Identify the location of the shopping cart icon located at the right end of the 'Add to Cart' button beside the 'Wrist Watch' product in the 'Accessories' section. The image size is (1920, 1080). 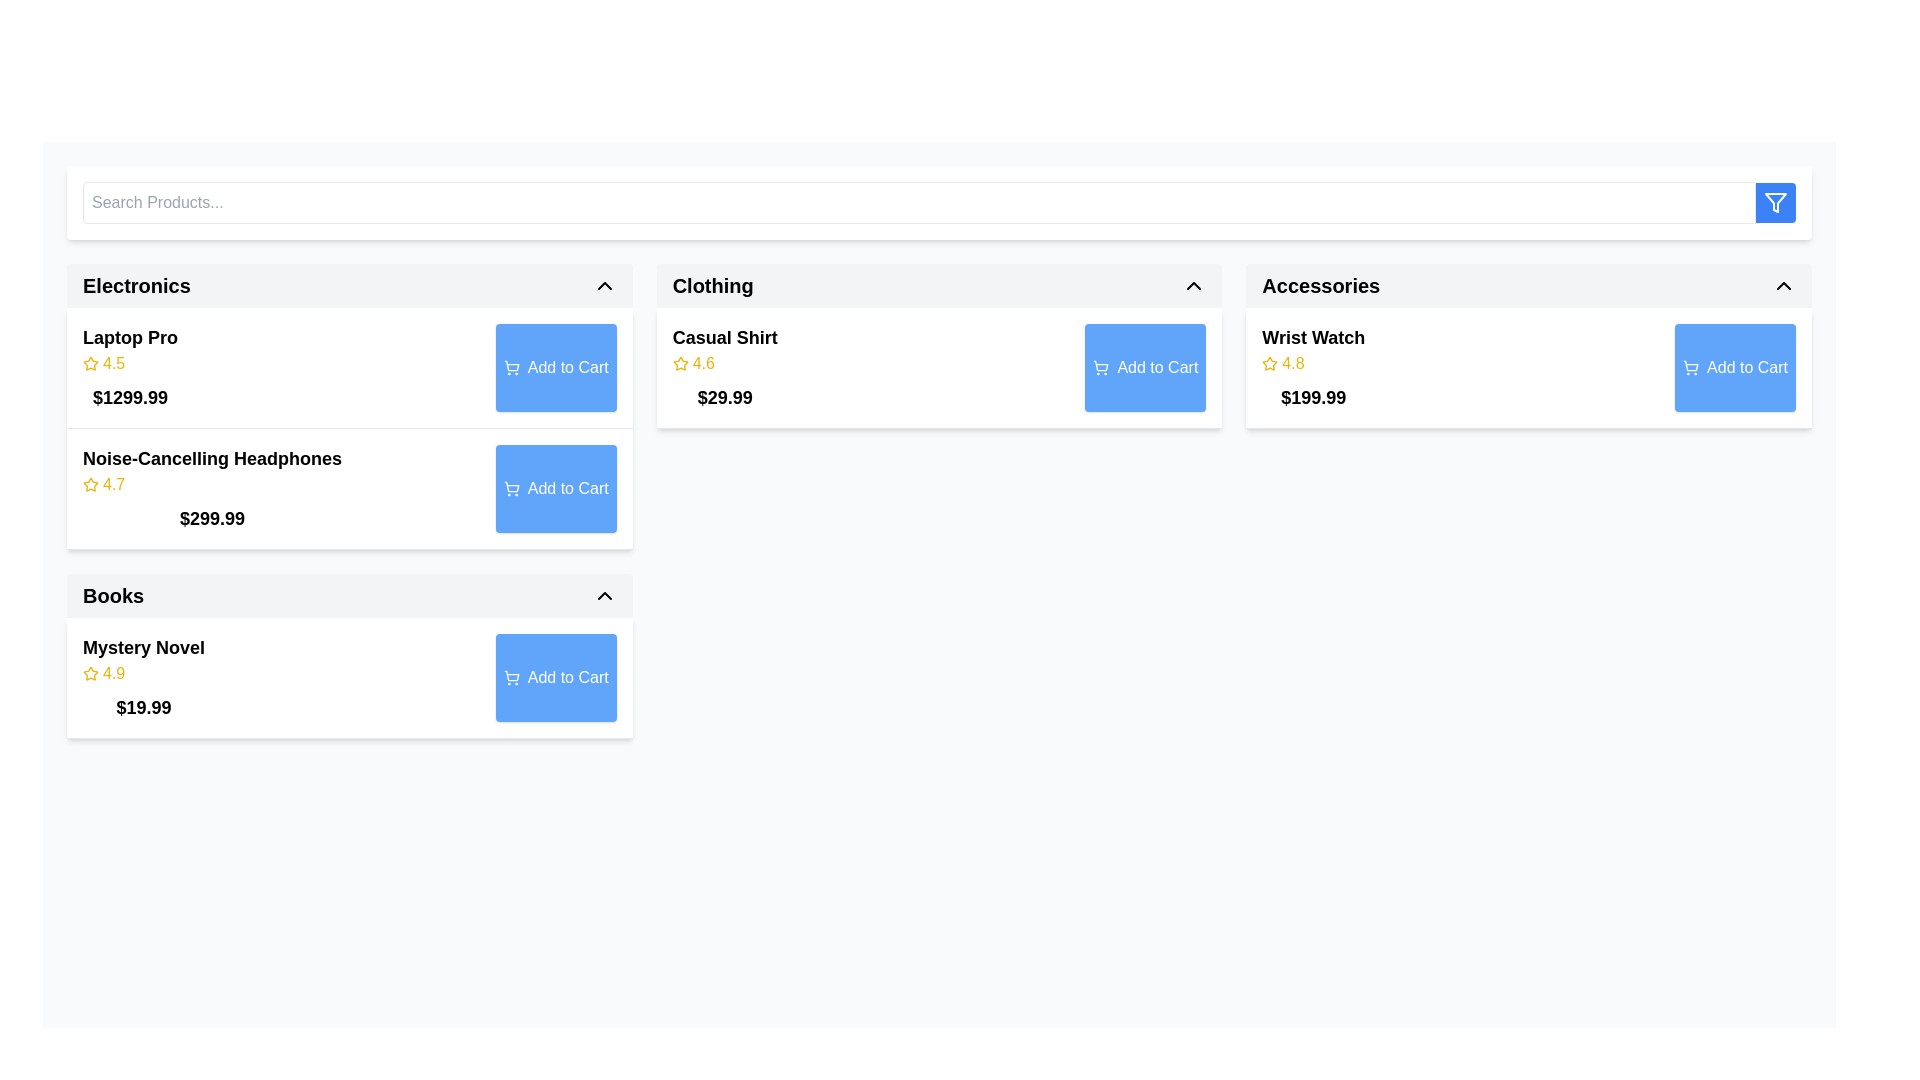
(1690, 366).